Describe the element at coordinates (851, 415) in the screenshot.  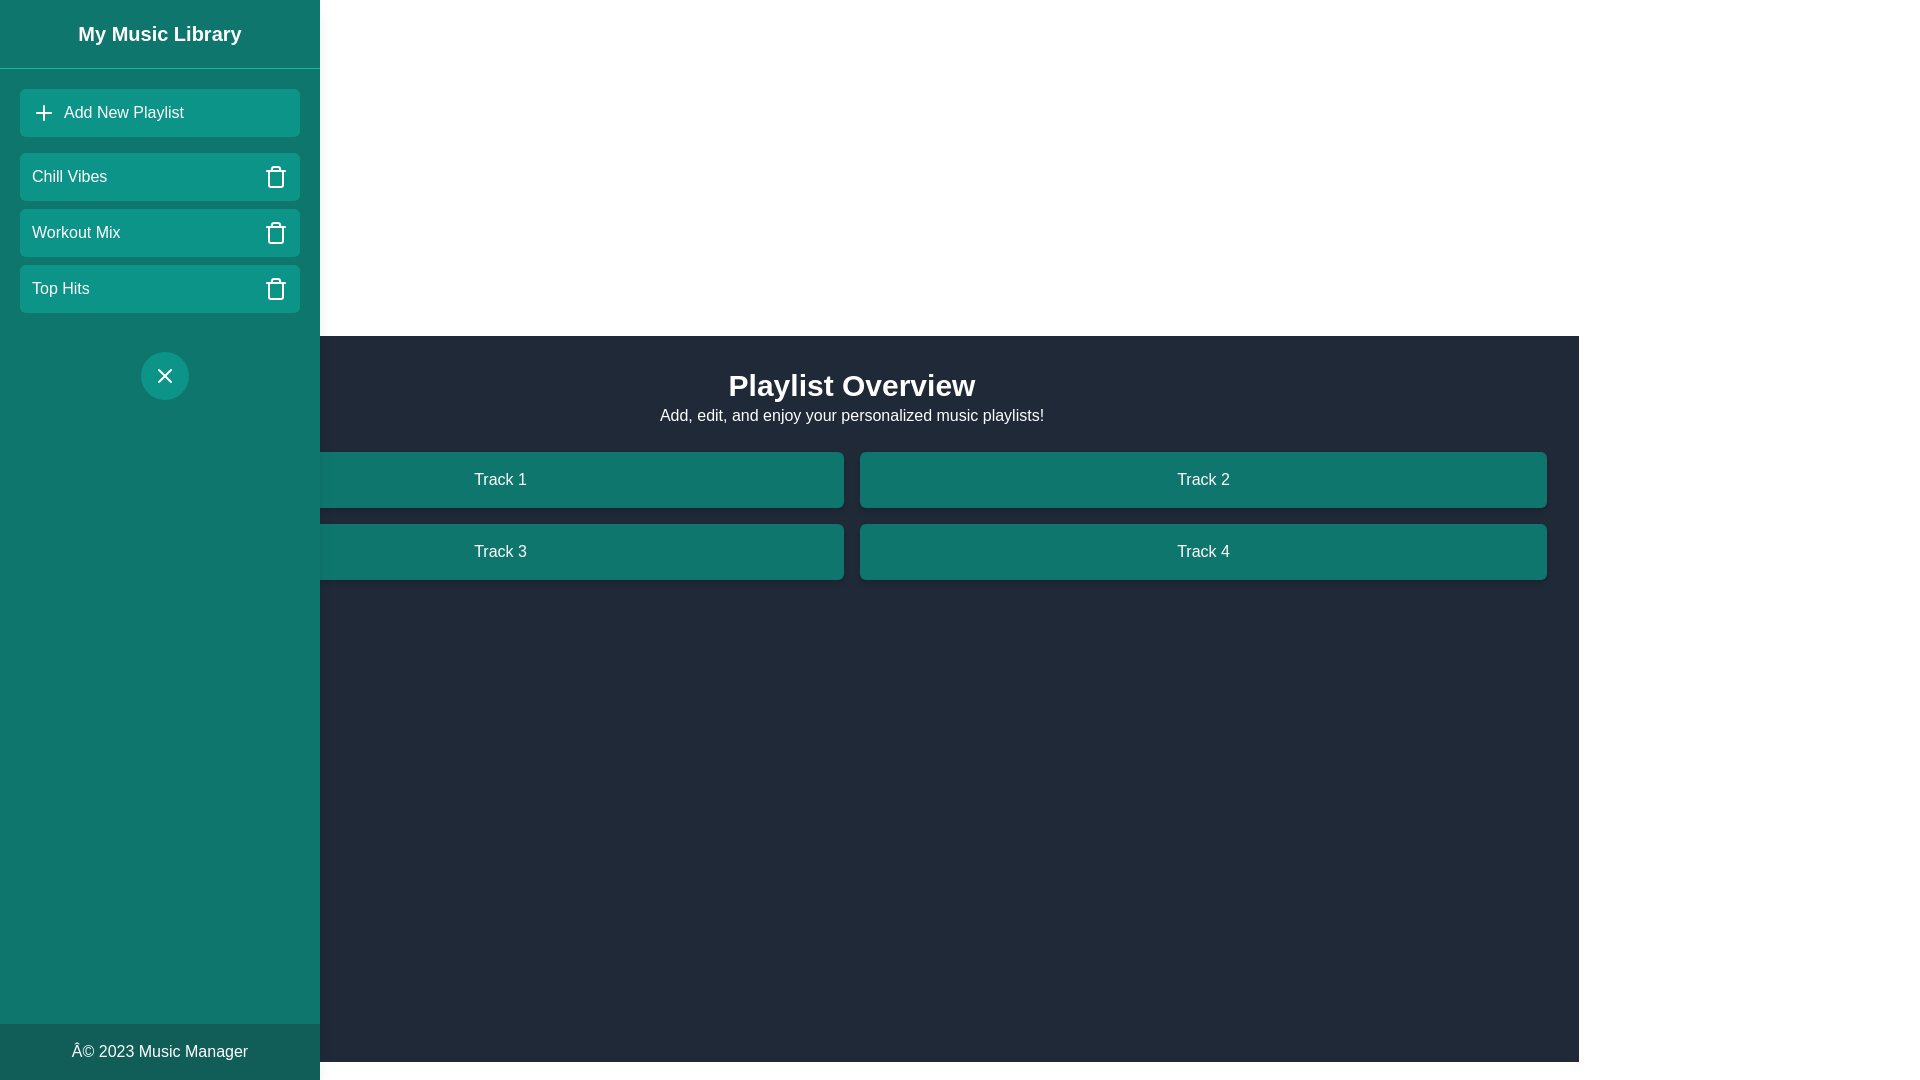
I see `the Text label that serves as a subtitle for the 'Playlist Overview' section, located directly below the 'Playlist Overview' title and above the grid of playlist items` at that location.